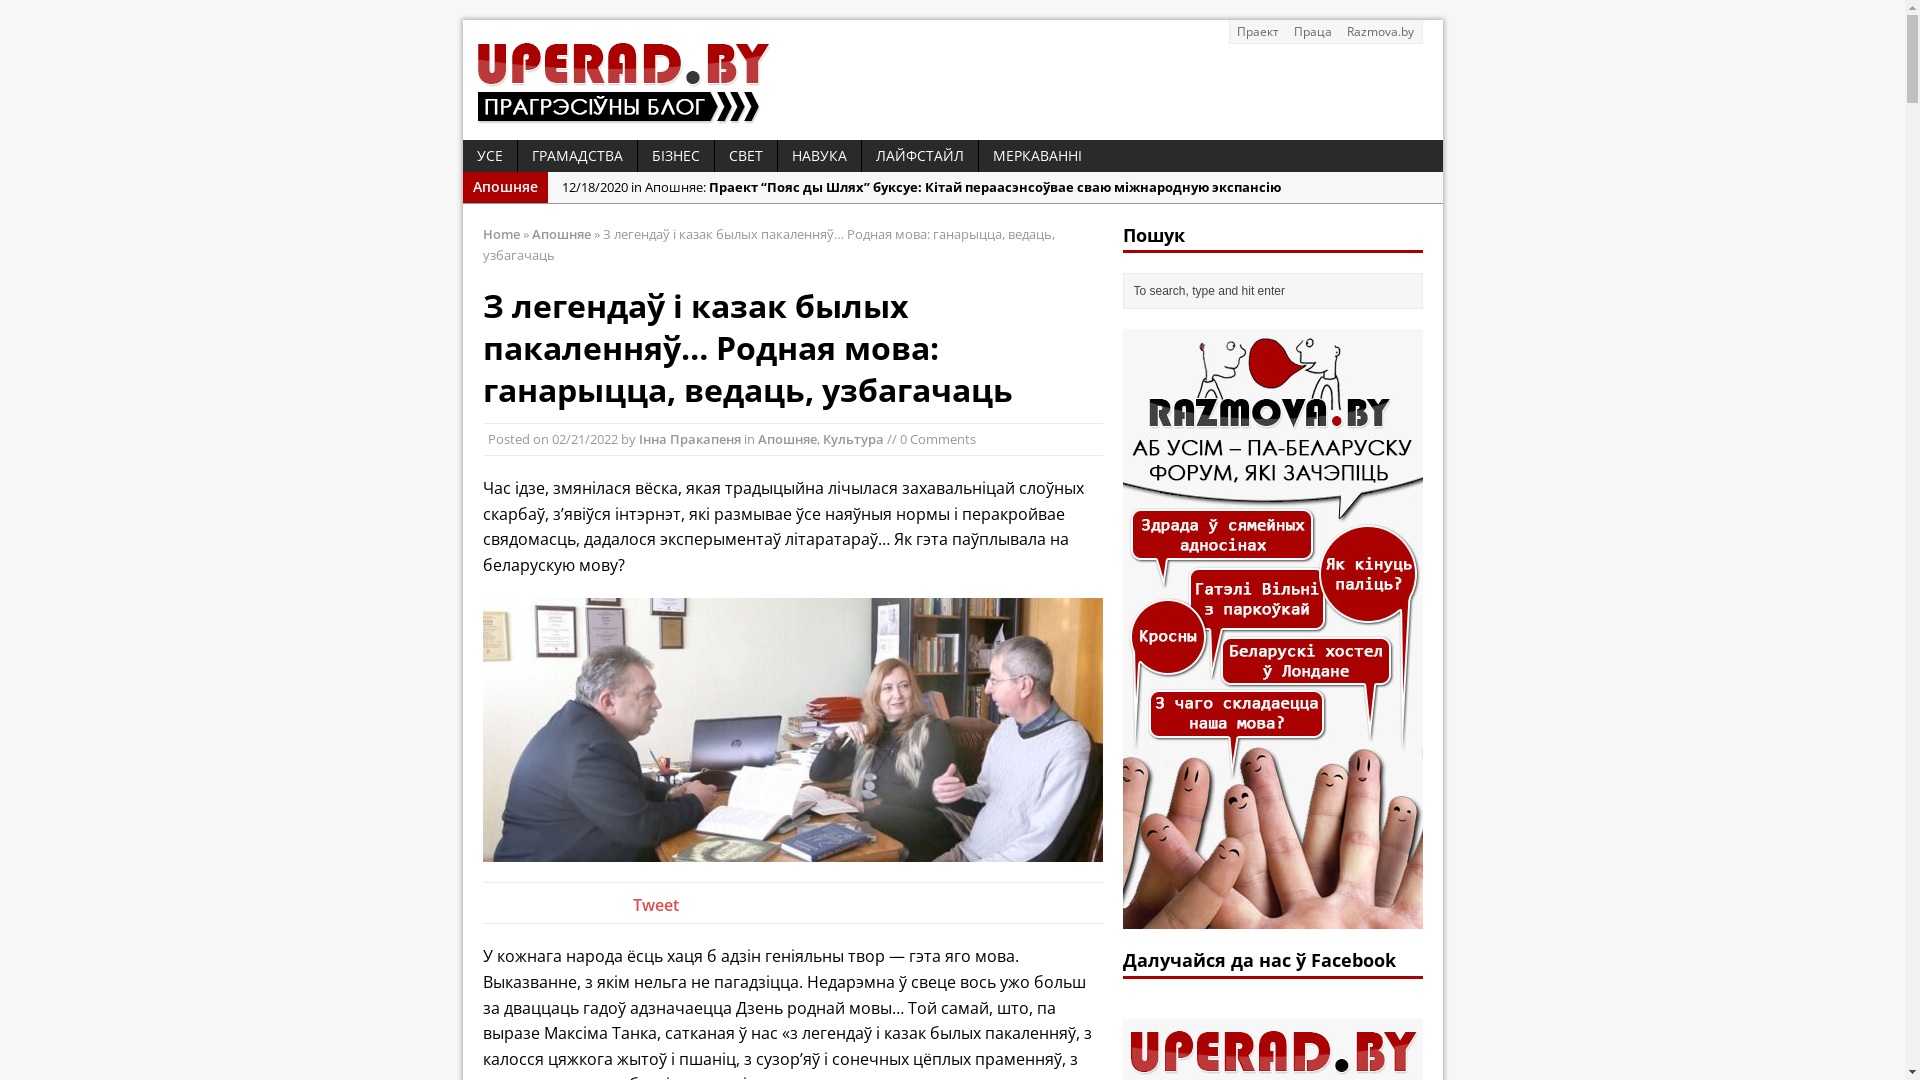 This screenshot has width=1920, height=1080. Describe the element at coordinates (481, 233) in the screenshot. I see `'Home'` at that location.